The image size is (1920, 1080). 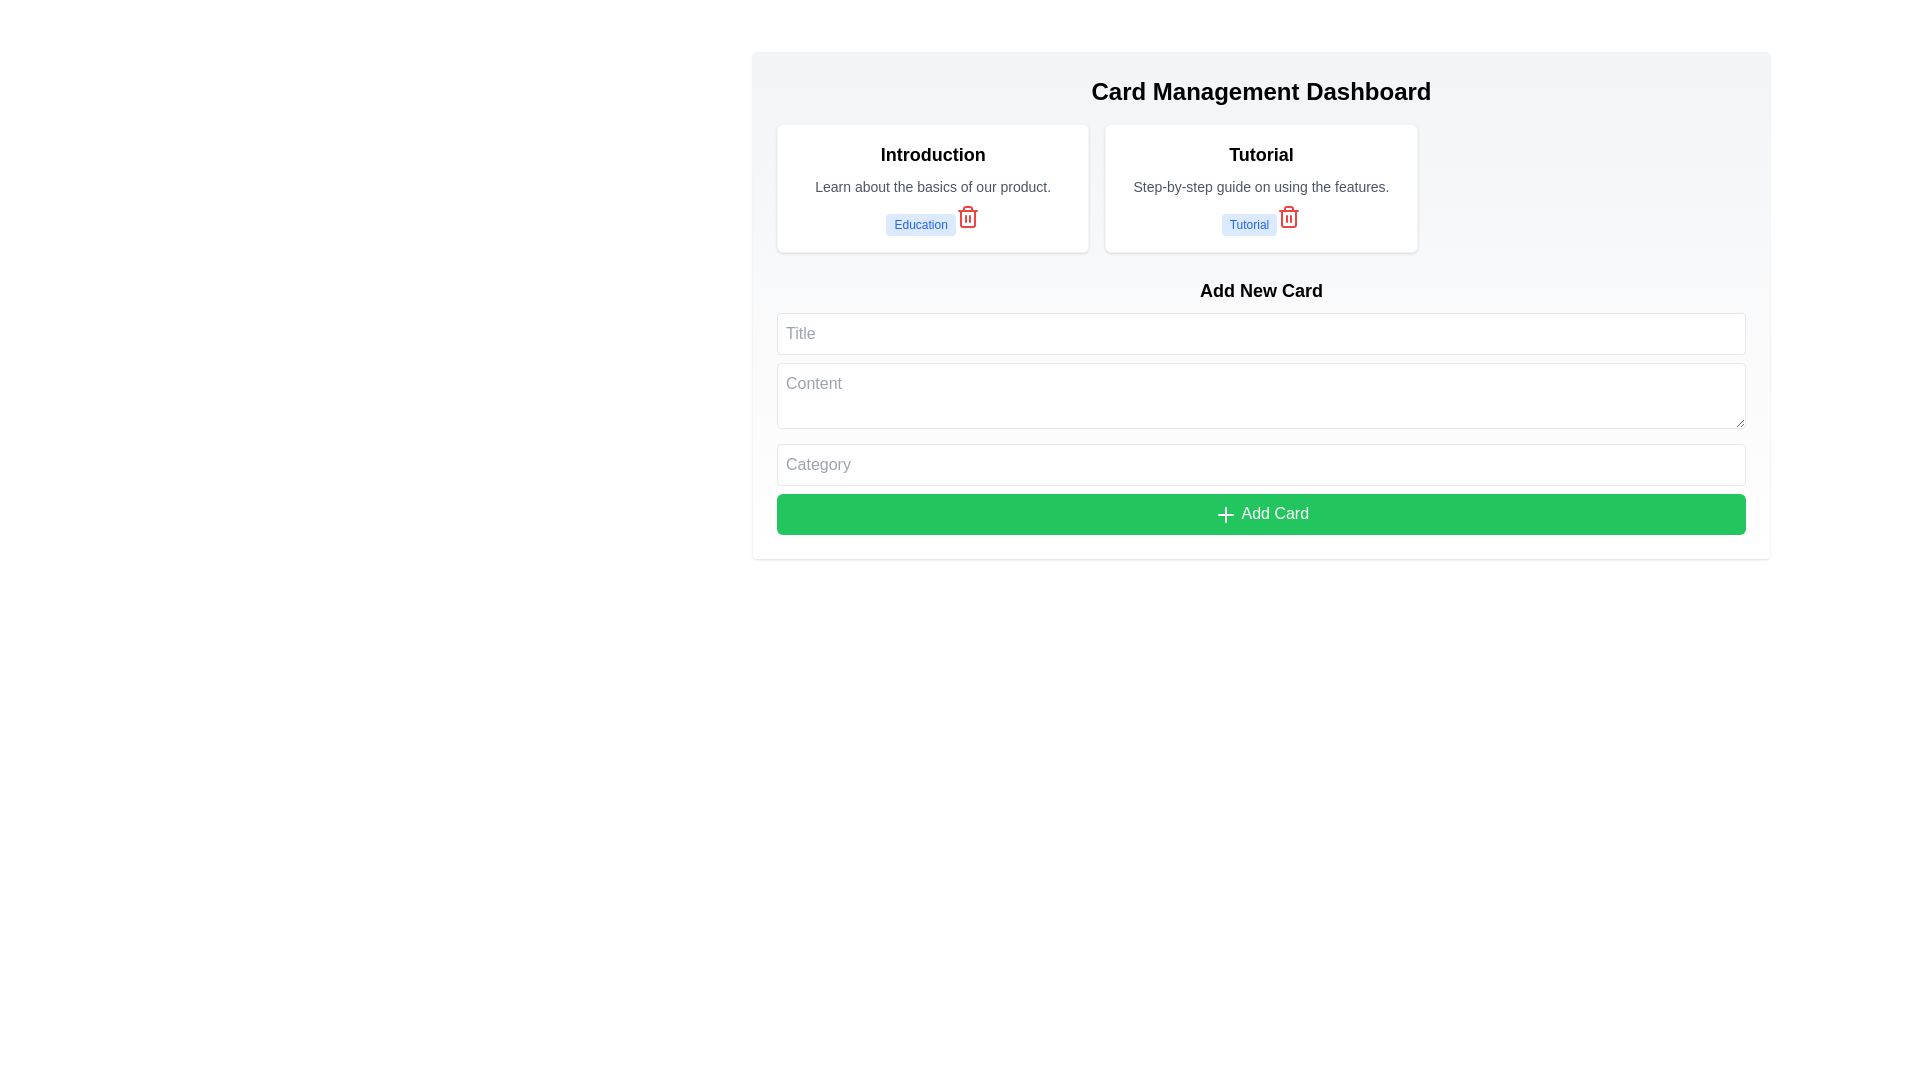 I want to click on description of the Content Card located in the first column of the grid, to the left of the 'Tutorial' card, so click(x=932, y=188).